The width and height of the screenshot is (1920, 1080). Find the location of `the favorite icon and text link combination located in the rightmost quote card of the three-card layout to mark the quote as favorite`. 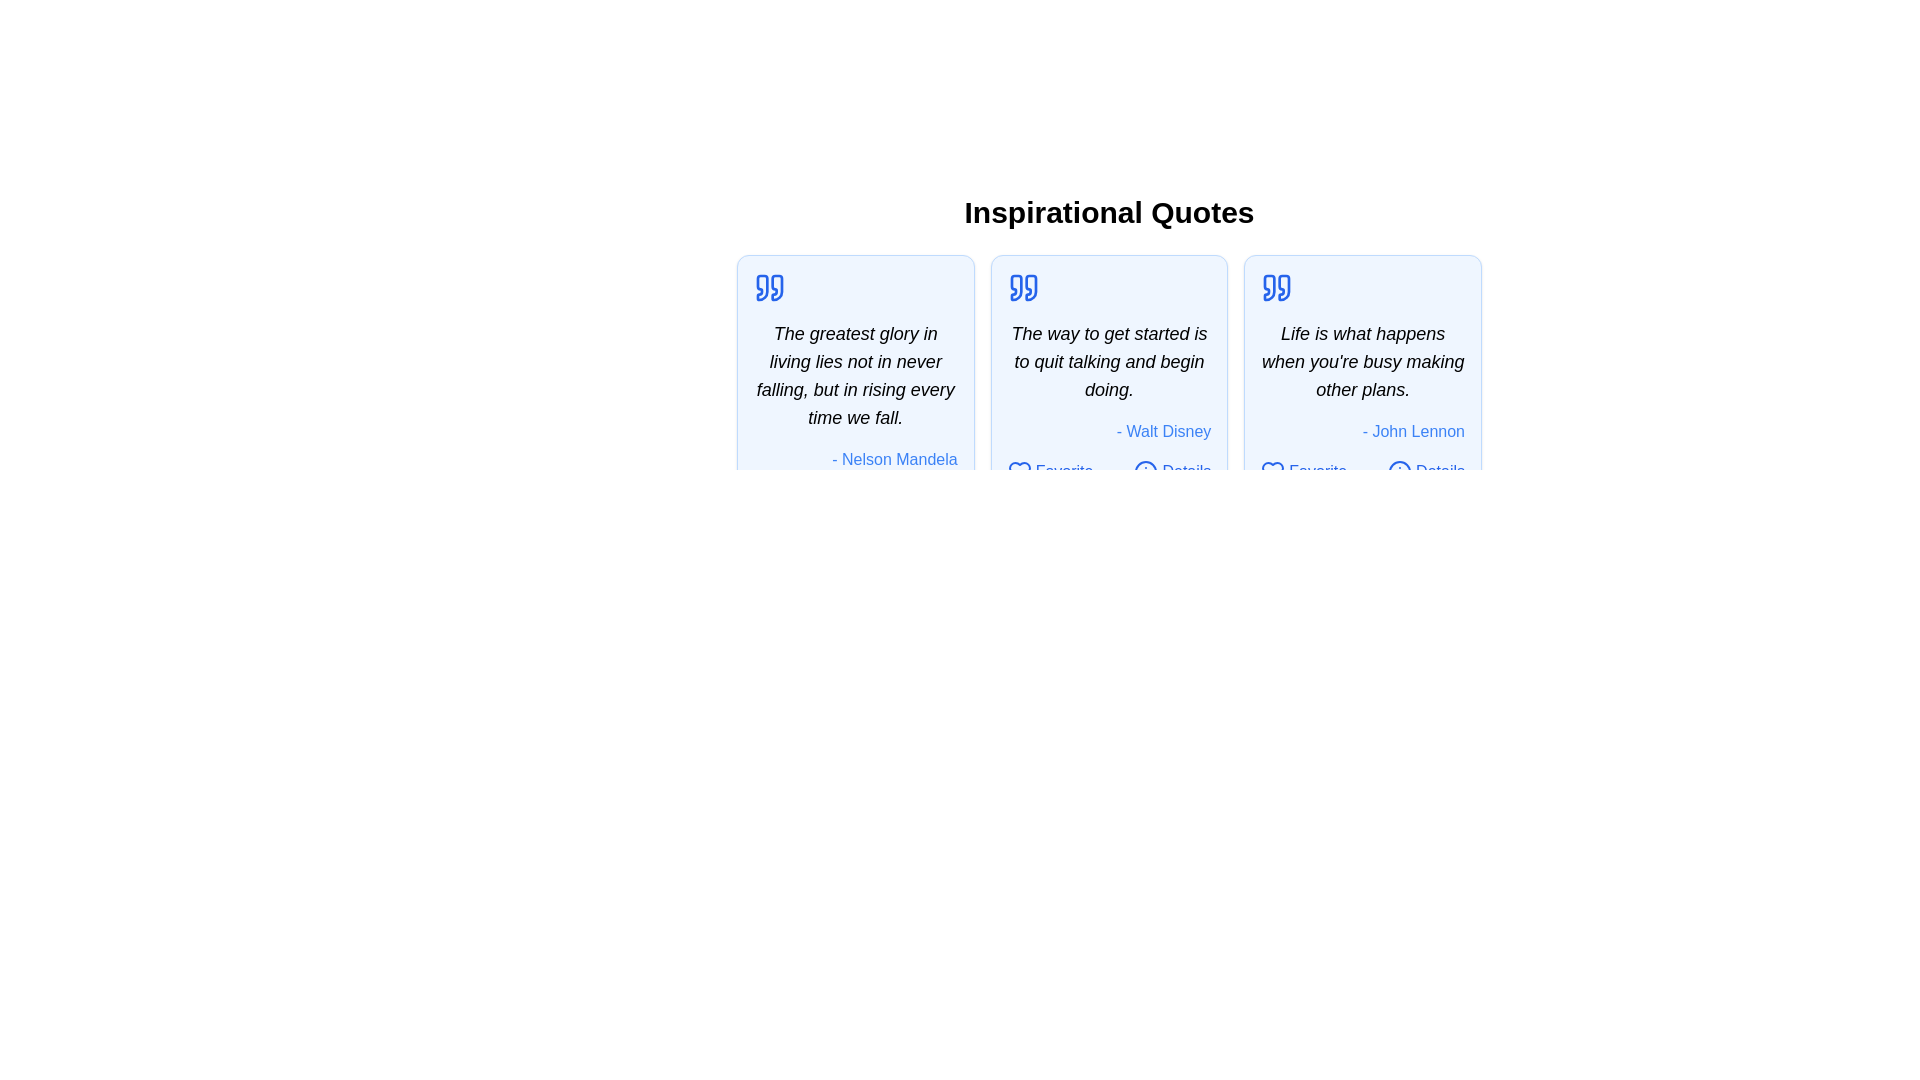

the favorite icon and text link combination located in the rightmost quote card of the three-card layout to mark the quote as favorite is located at coordinates (1304, 471).